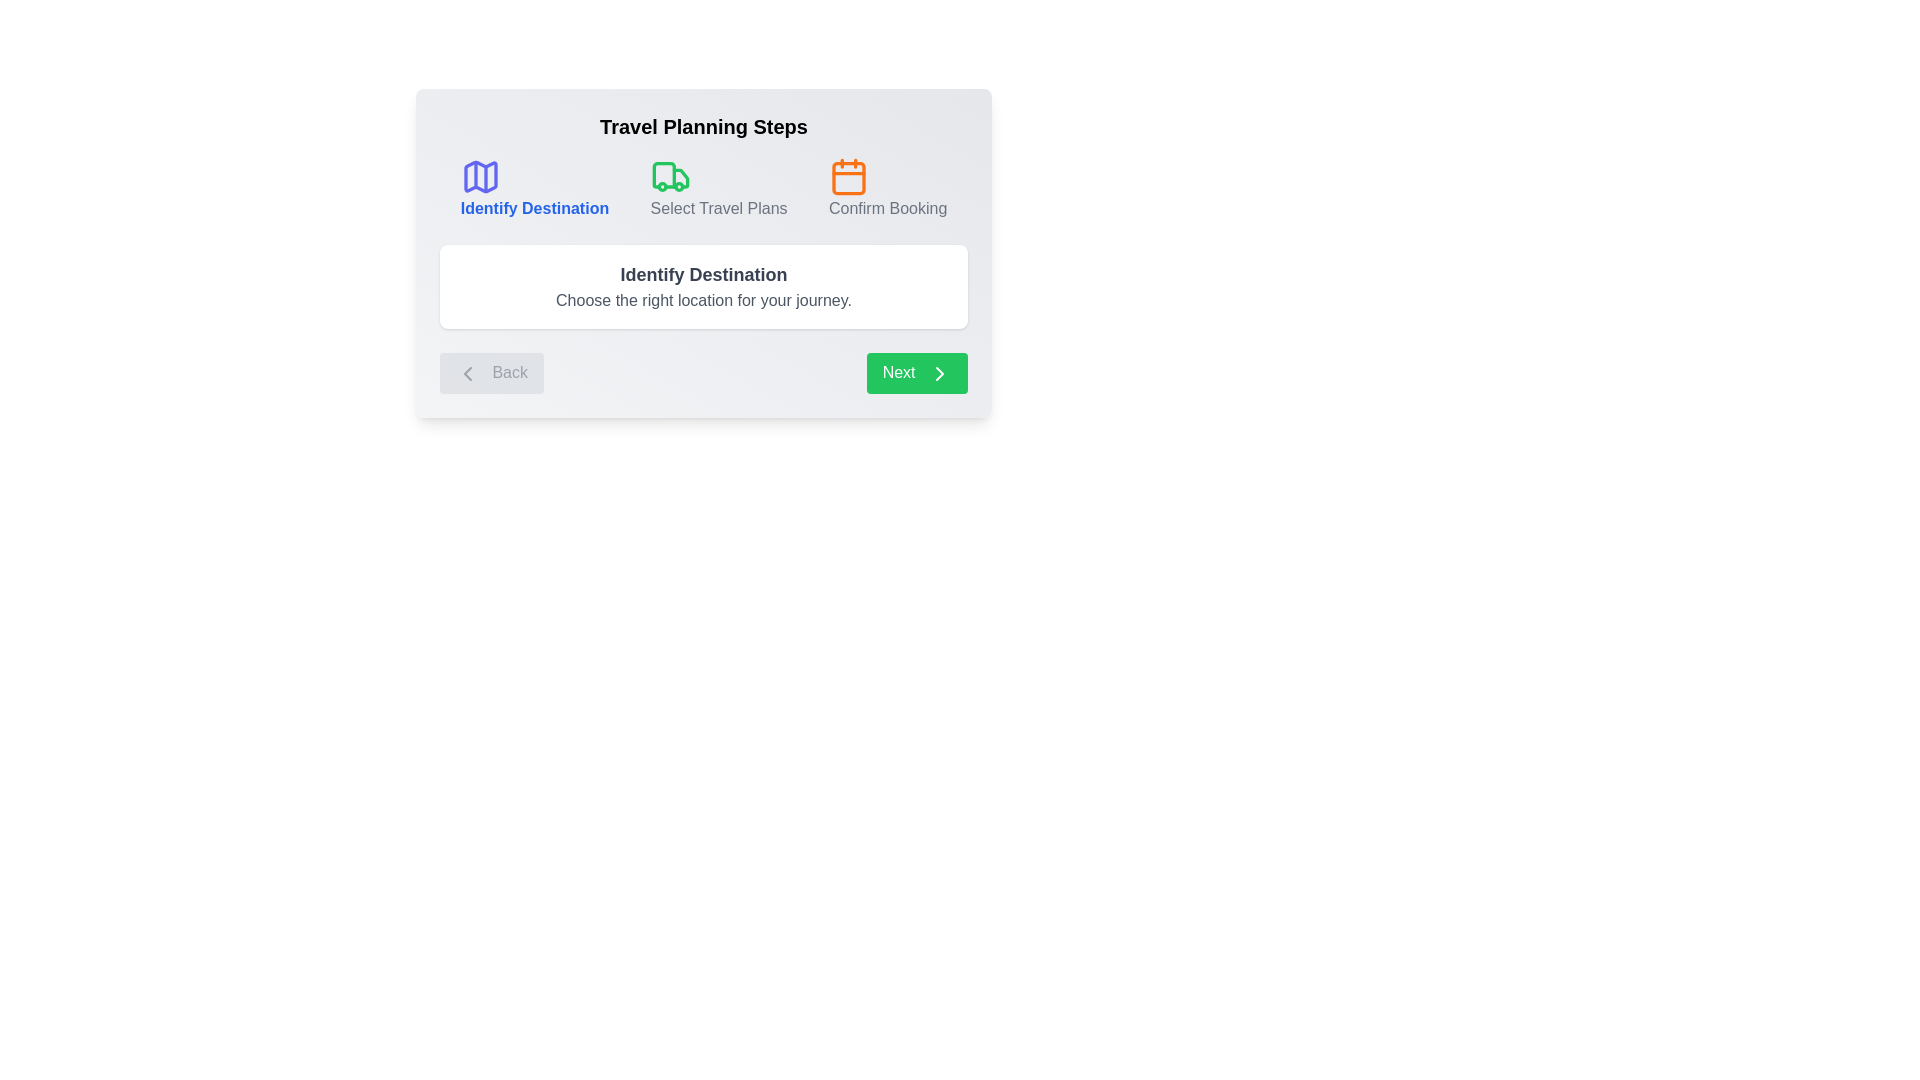  I want to click on the label indicating the second step in the travel planning process, which is located beneath the vehicle icon in the 'Travel Planning Steps' row, so click(719, 208).